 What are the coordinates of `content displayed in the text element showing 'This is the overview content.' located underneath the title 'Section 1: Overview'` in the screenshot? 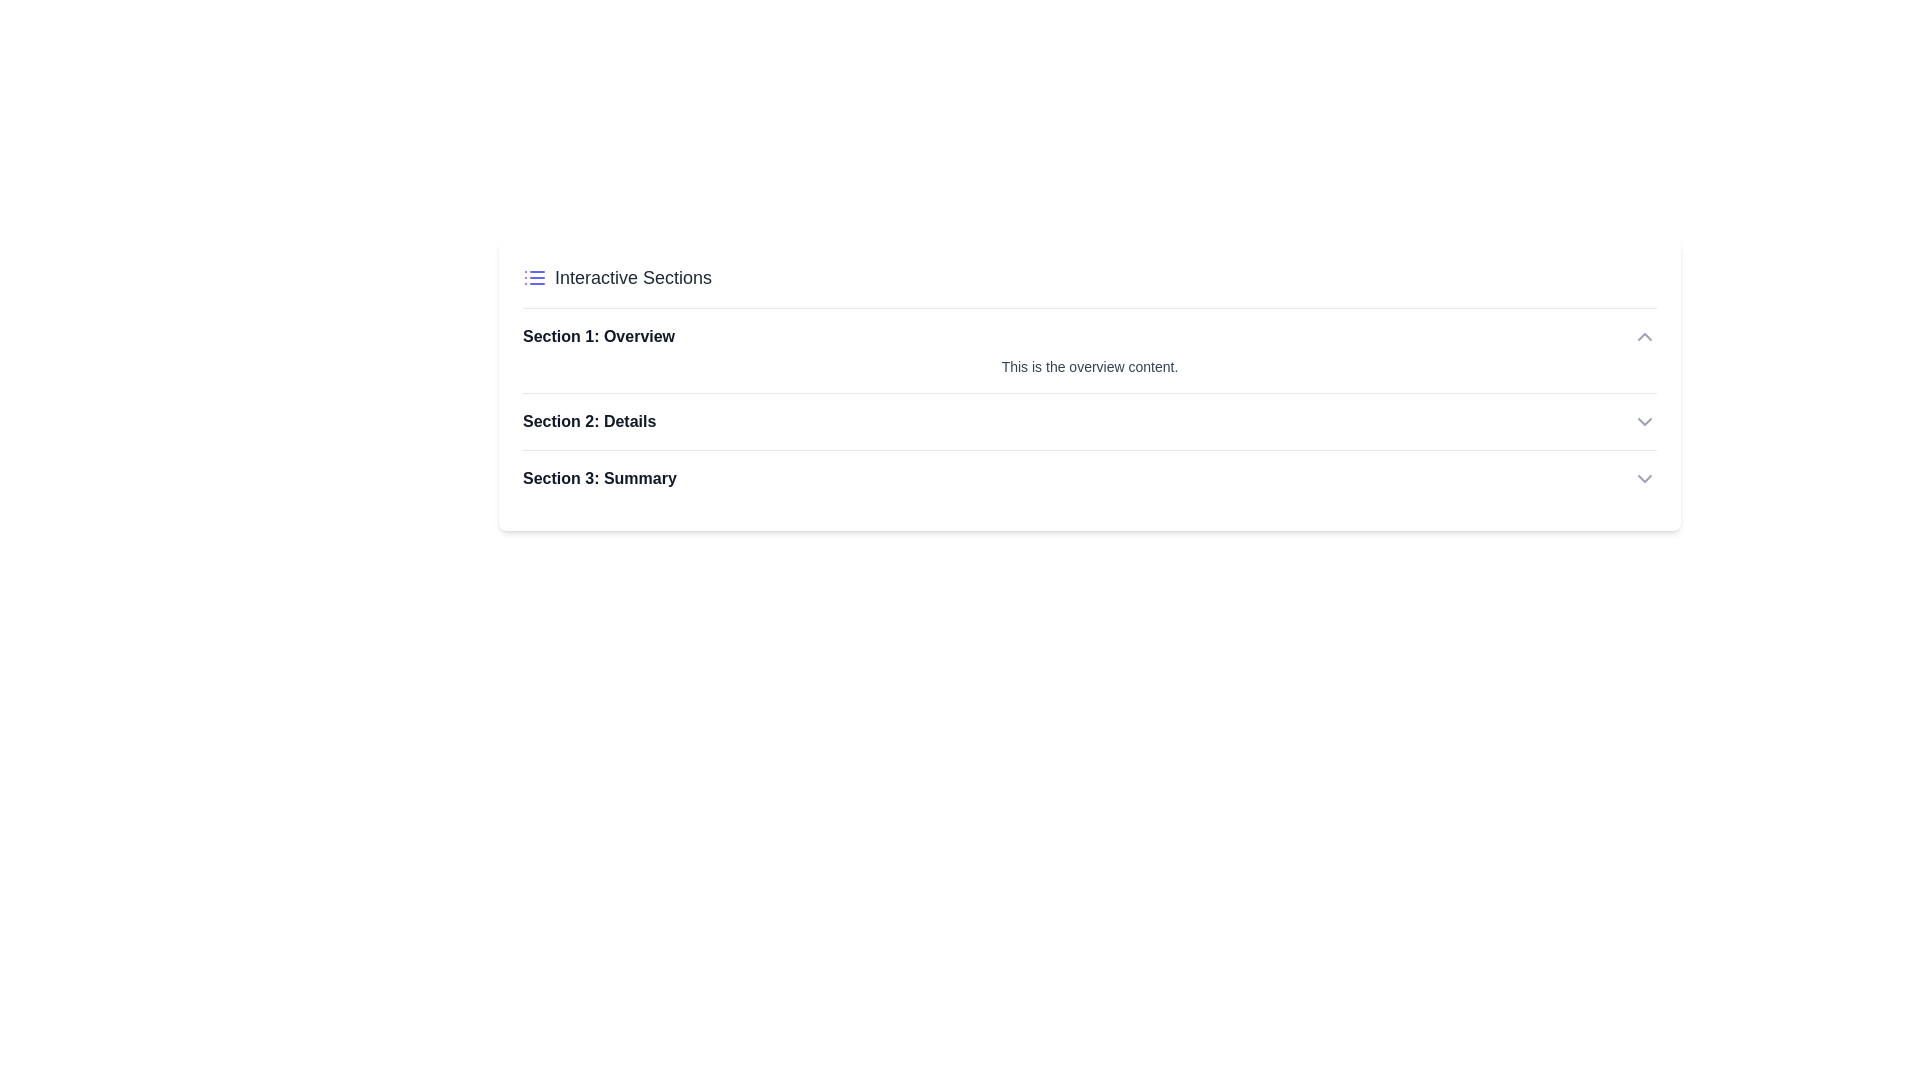 It's located at (1088, 366).